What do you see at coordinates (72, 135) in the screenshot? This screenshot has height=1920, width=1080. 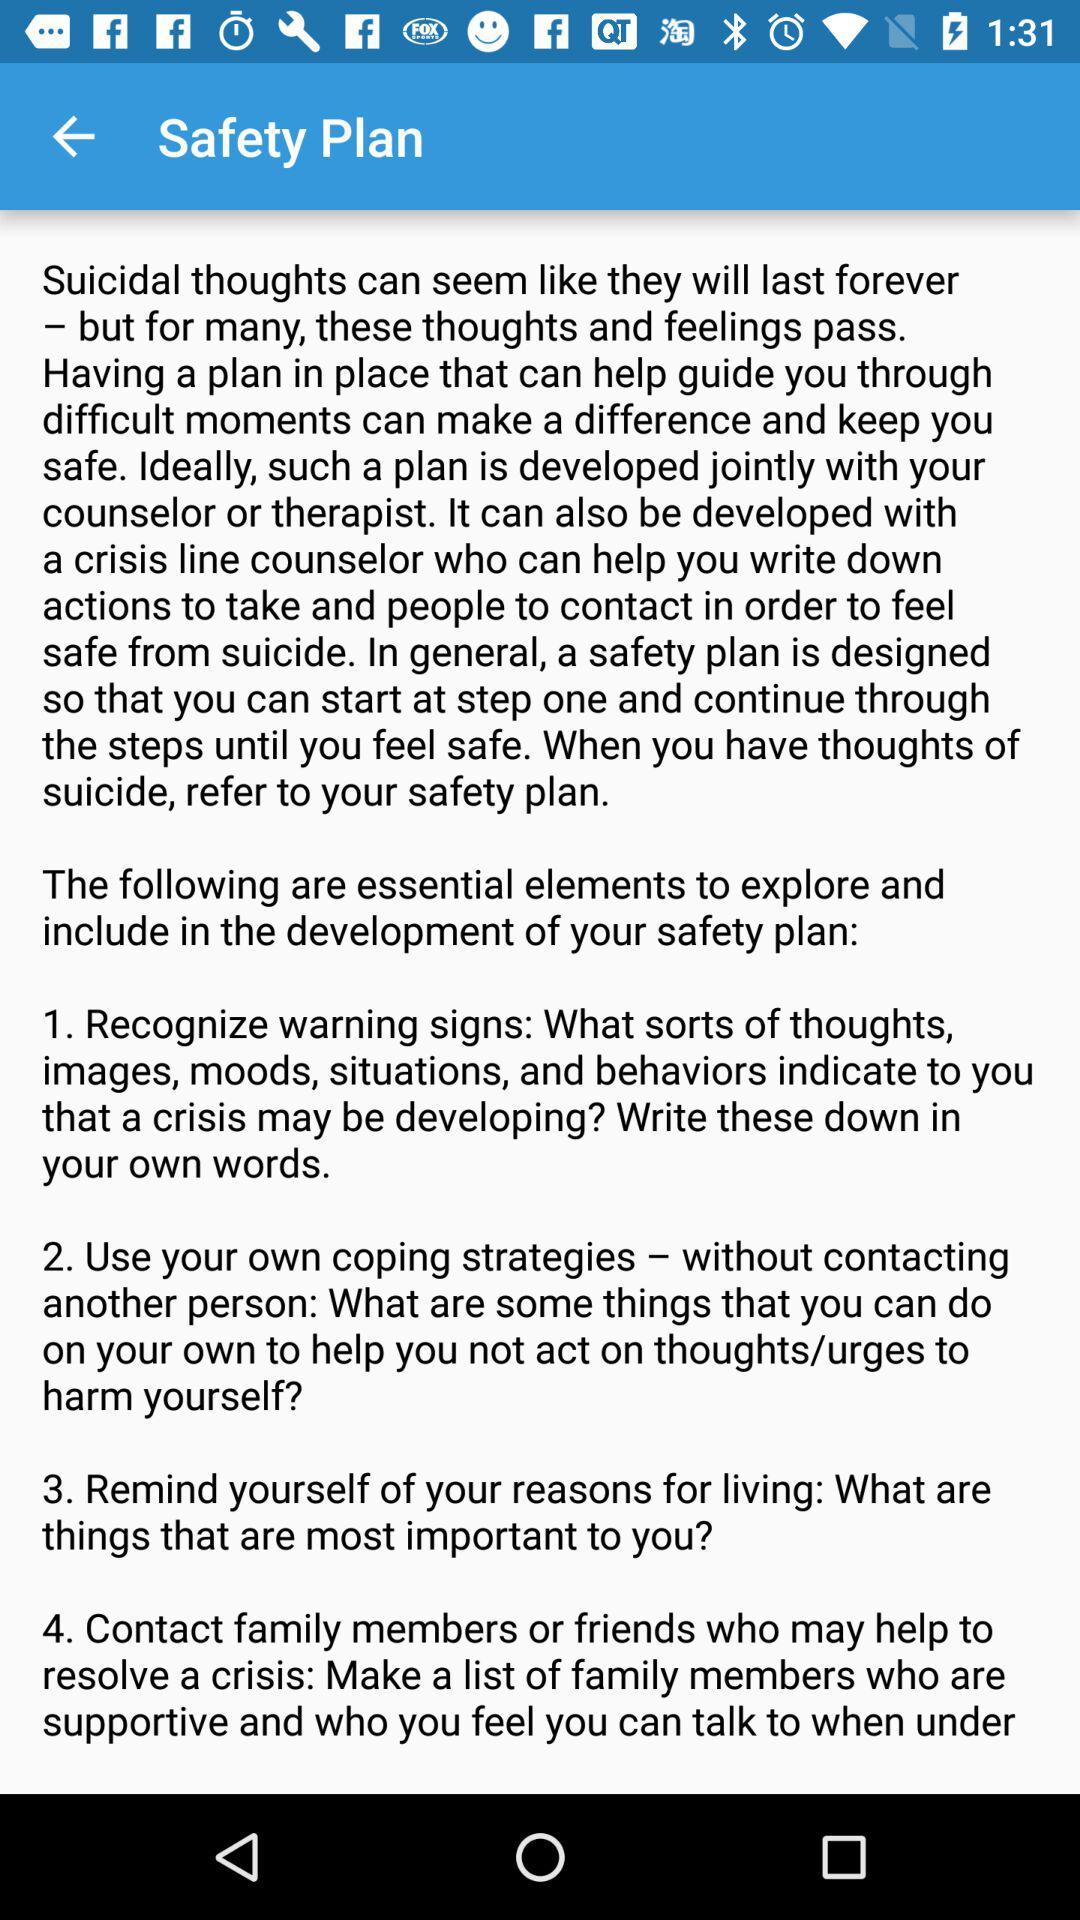 I see `the item above suicidal thoughts can` at bounding box center [72, 135].